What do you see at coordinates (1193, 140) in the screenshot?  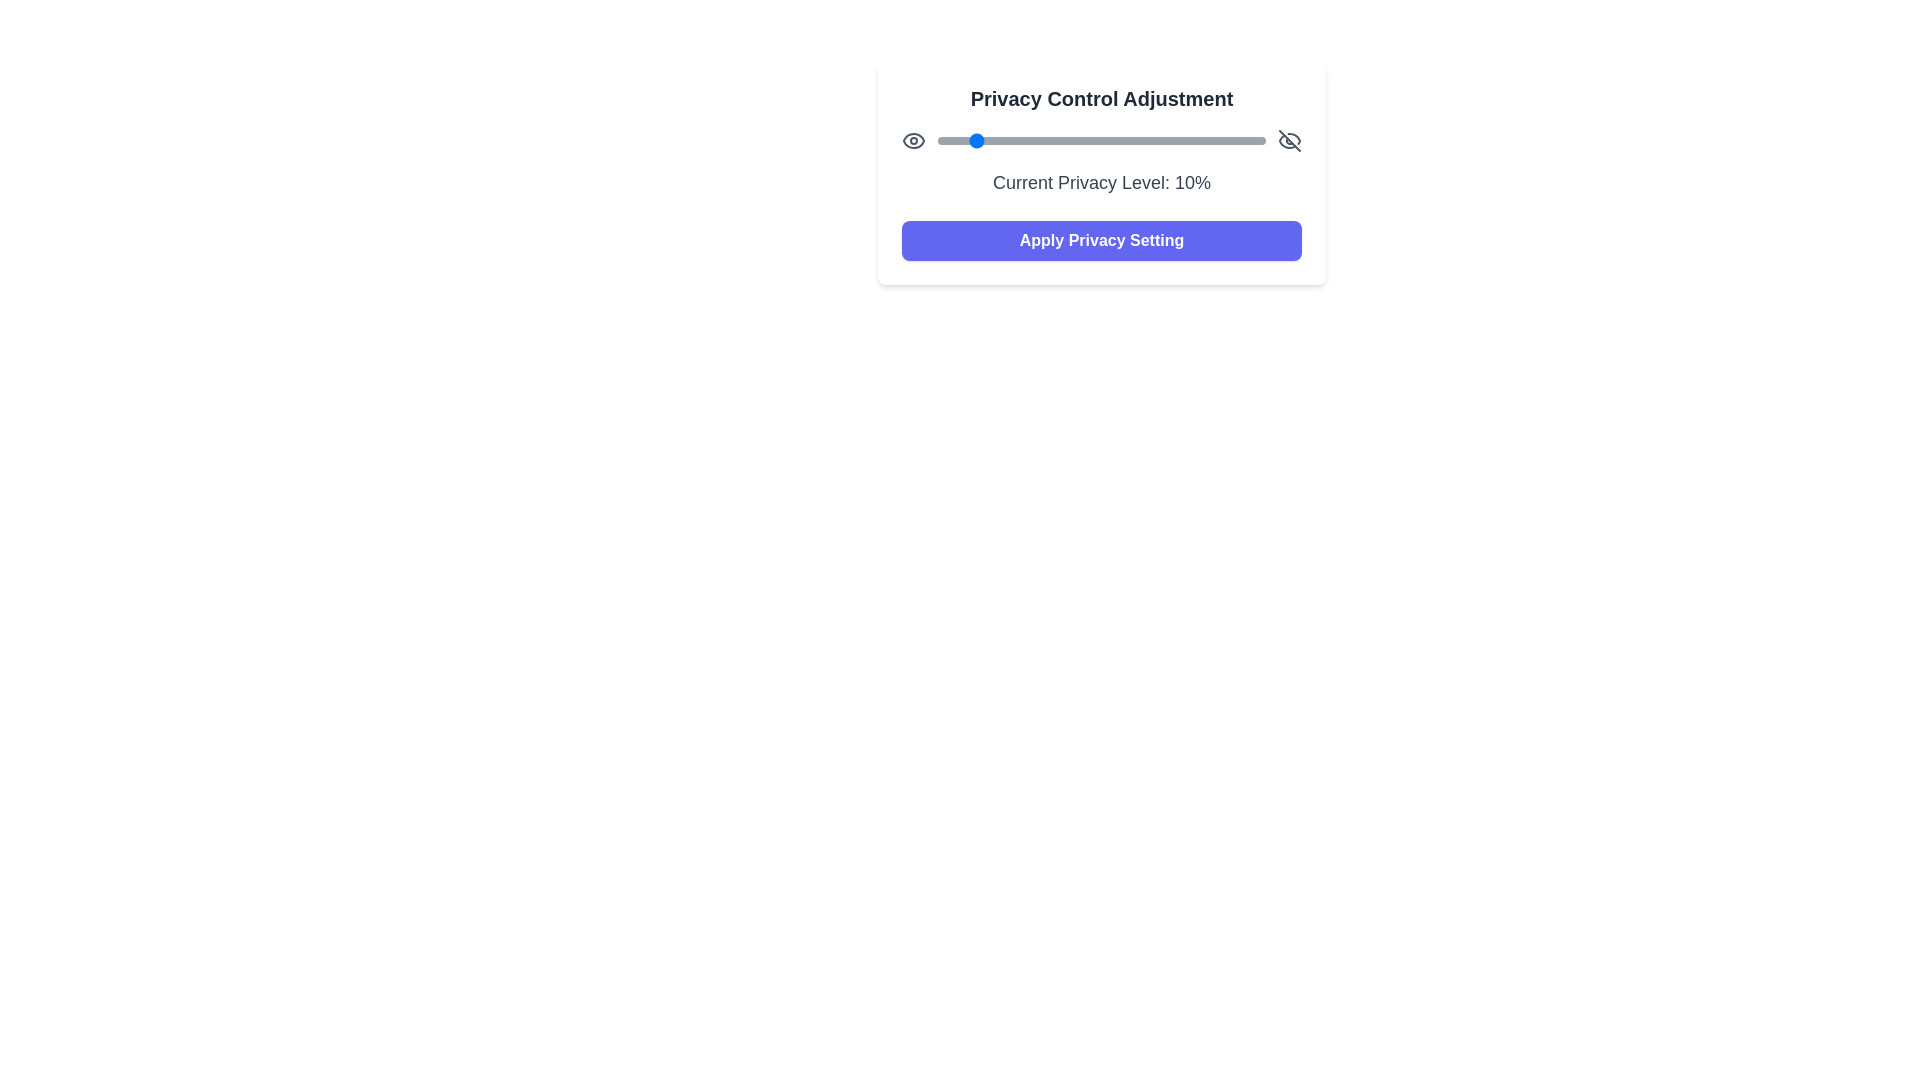 I see `the privacy slider to 78%` at bounding box center [1193, 140].